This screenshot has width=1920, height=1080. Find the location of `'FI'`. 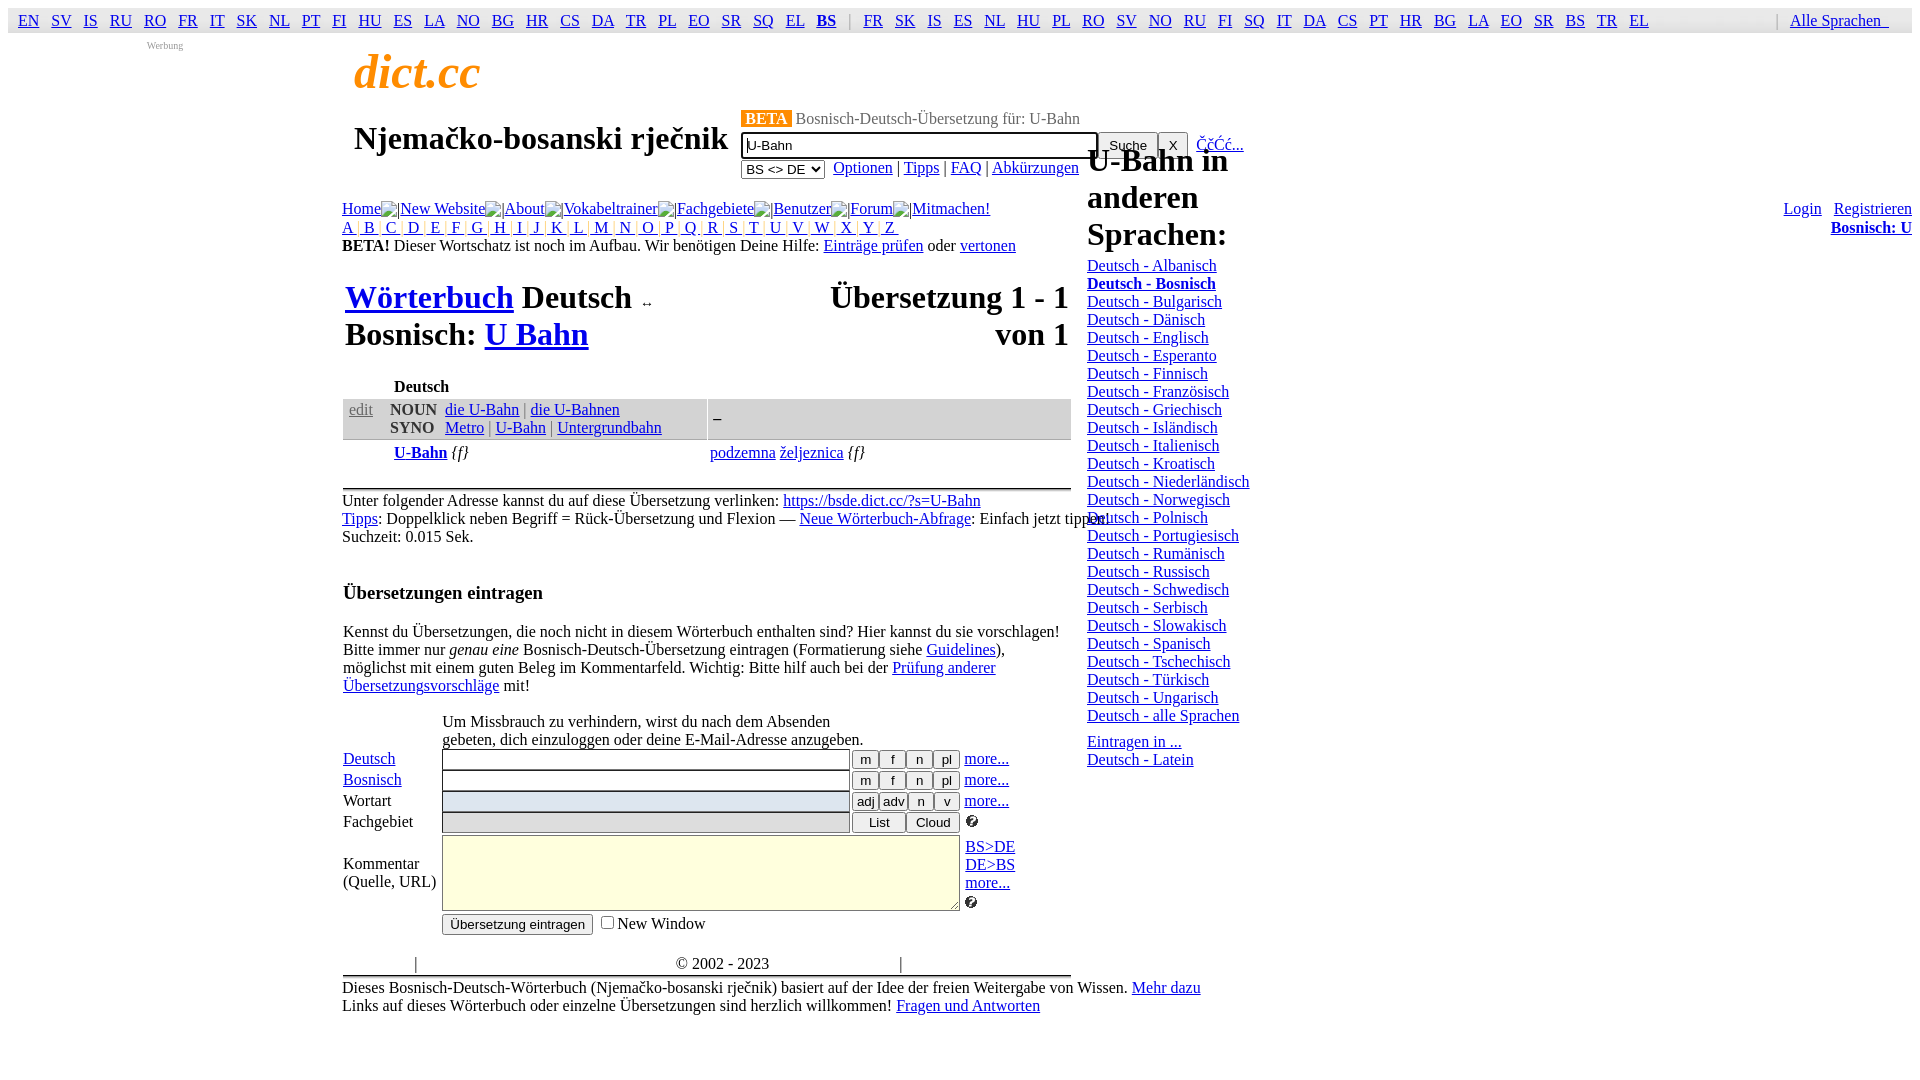

'FI' is located at coordinates (339, 20).